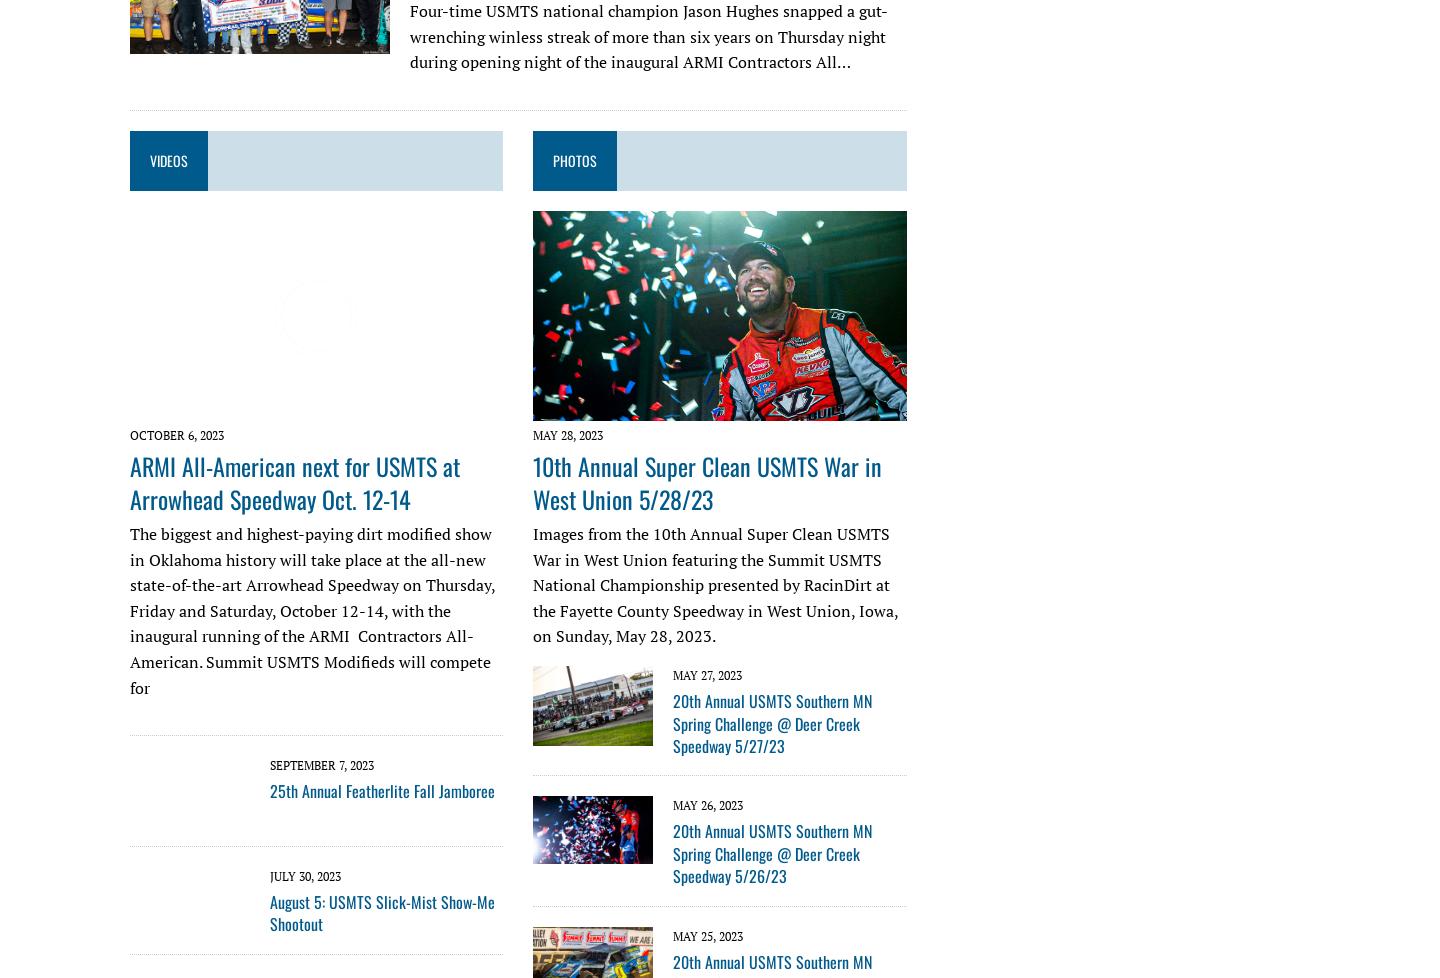  Describe the element at coordinates (381, 911) in the screenshot. I see `'August 5: USMTS Slick-Mist Show-Me Shootout'` at that location.